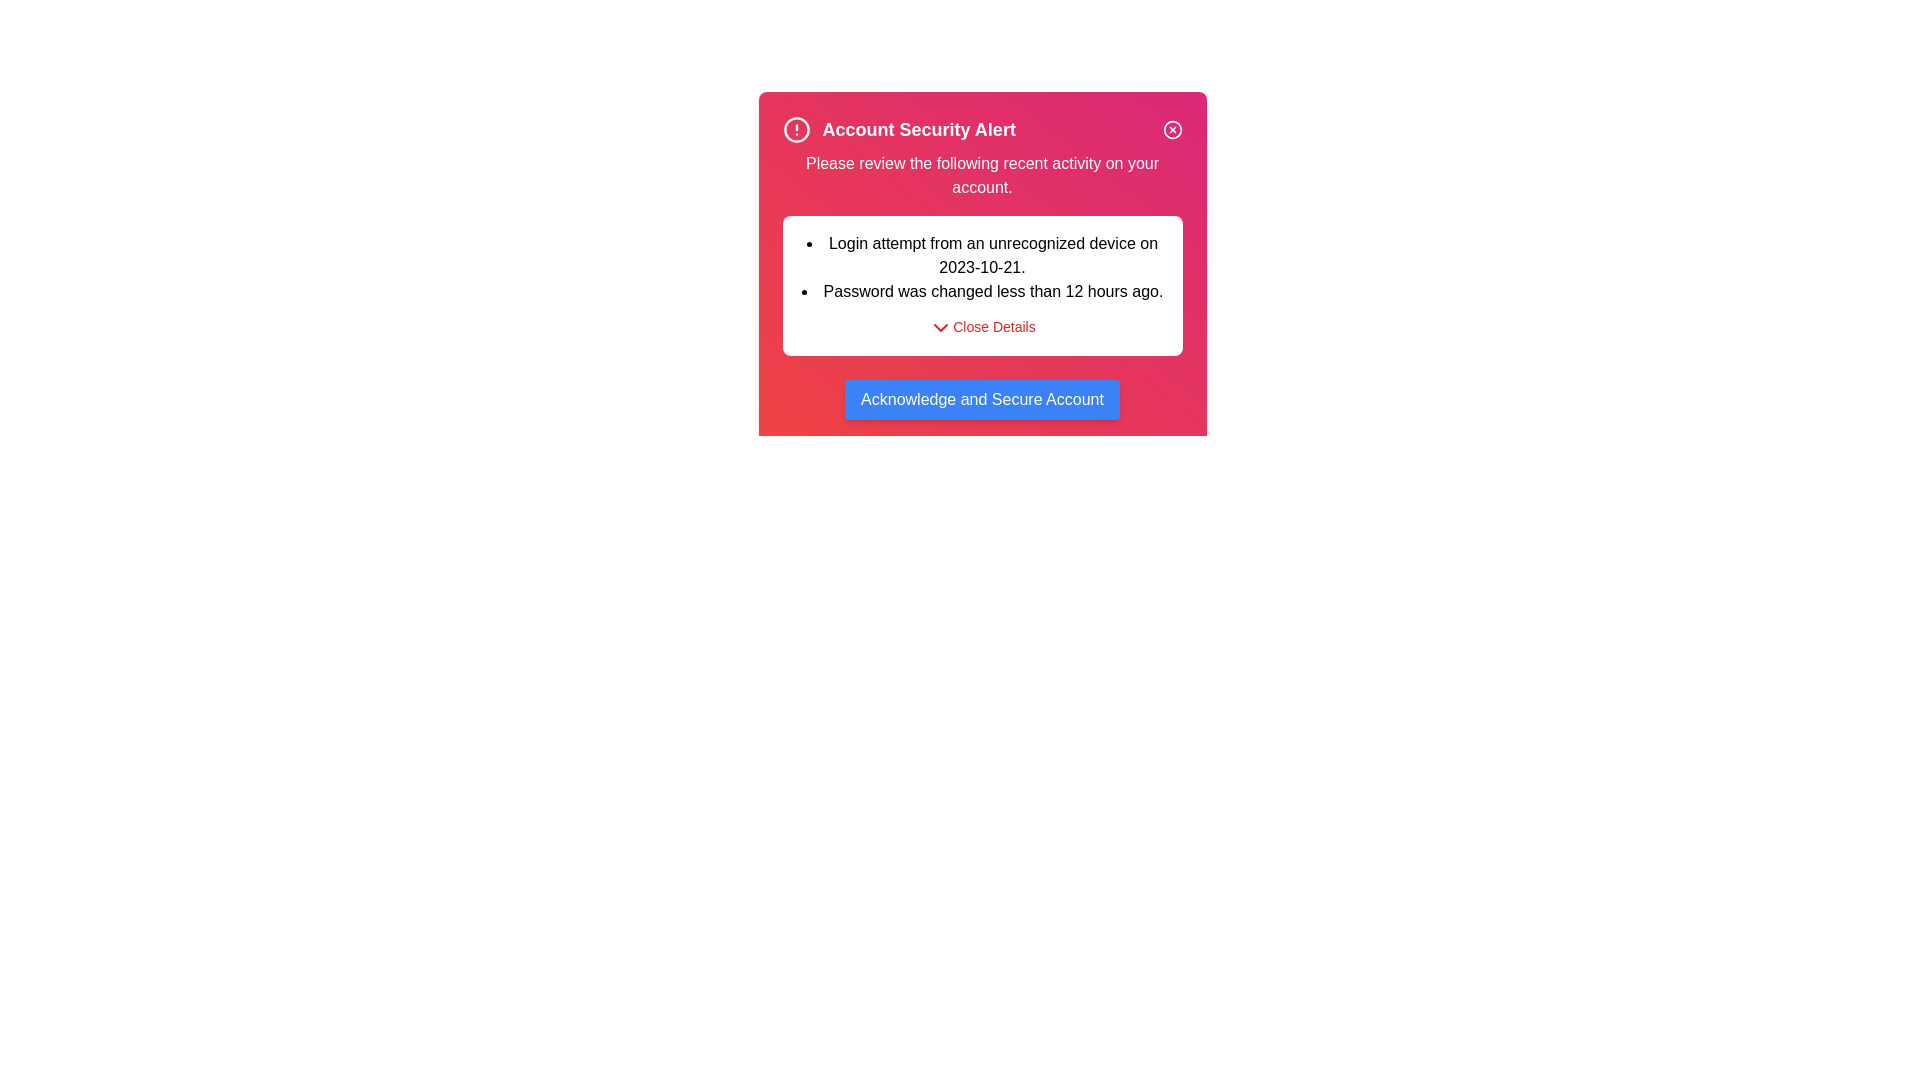 The height and width of the screenshot is (1080, 1920). What do you see at coordinates (940, 326) in the screenshot?
I see `the Chevron icon located to the left of the 'Close Details' text within the alert box` at bounding box center [940, 326].